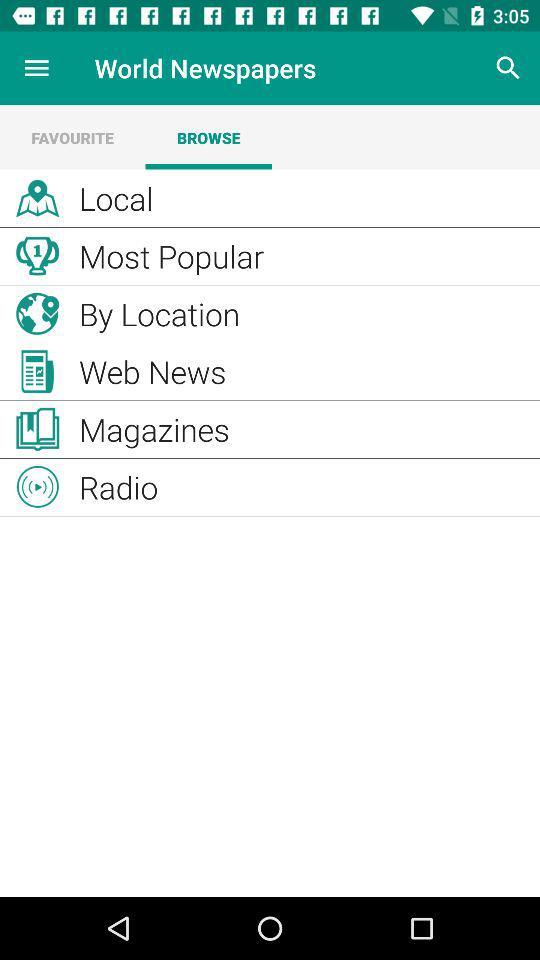 The image size is (540, 960). What do you see at coordinates (508, 68) in the screenshot?
I see `search newspaper options` at bounding box center [508, 68].